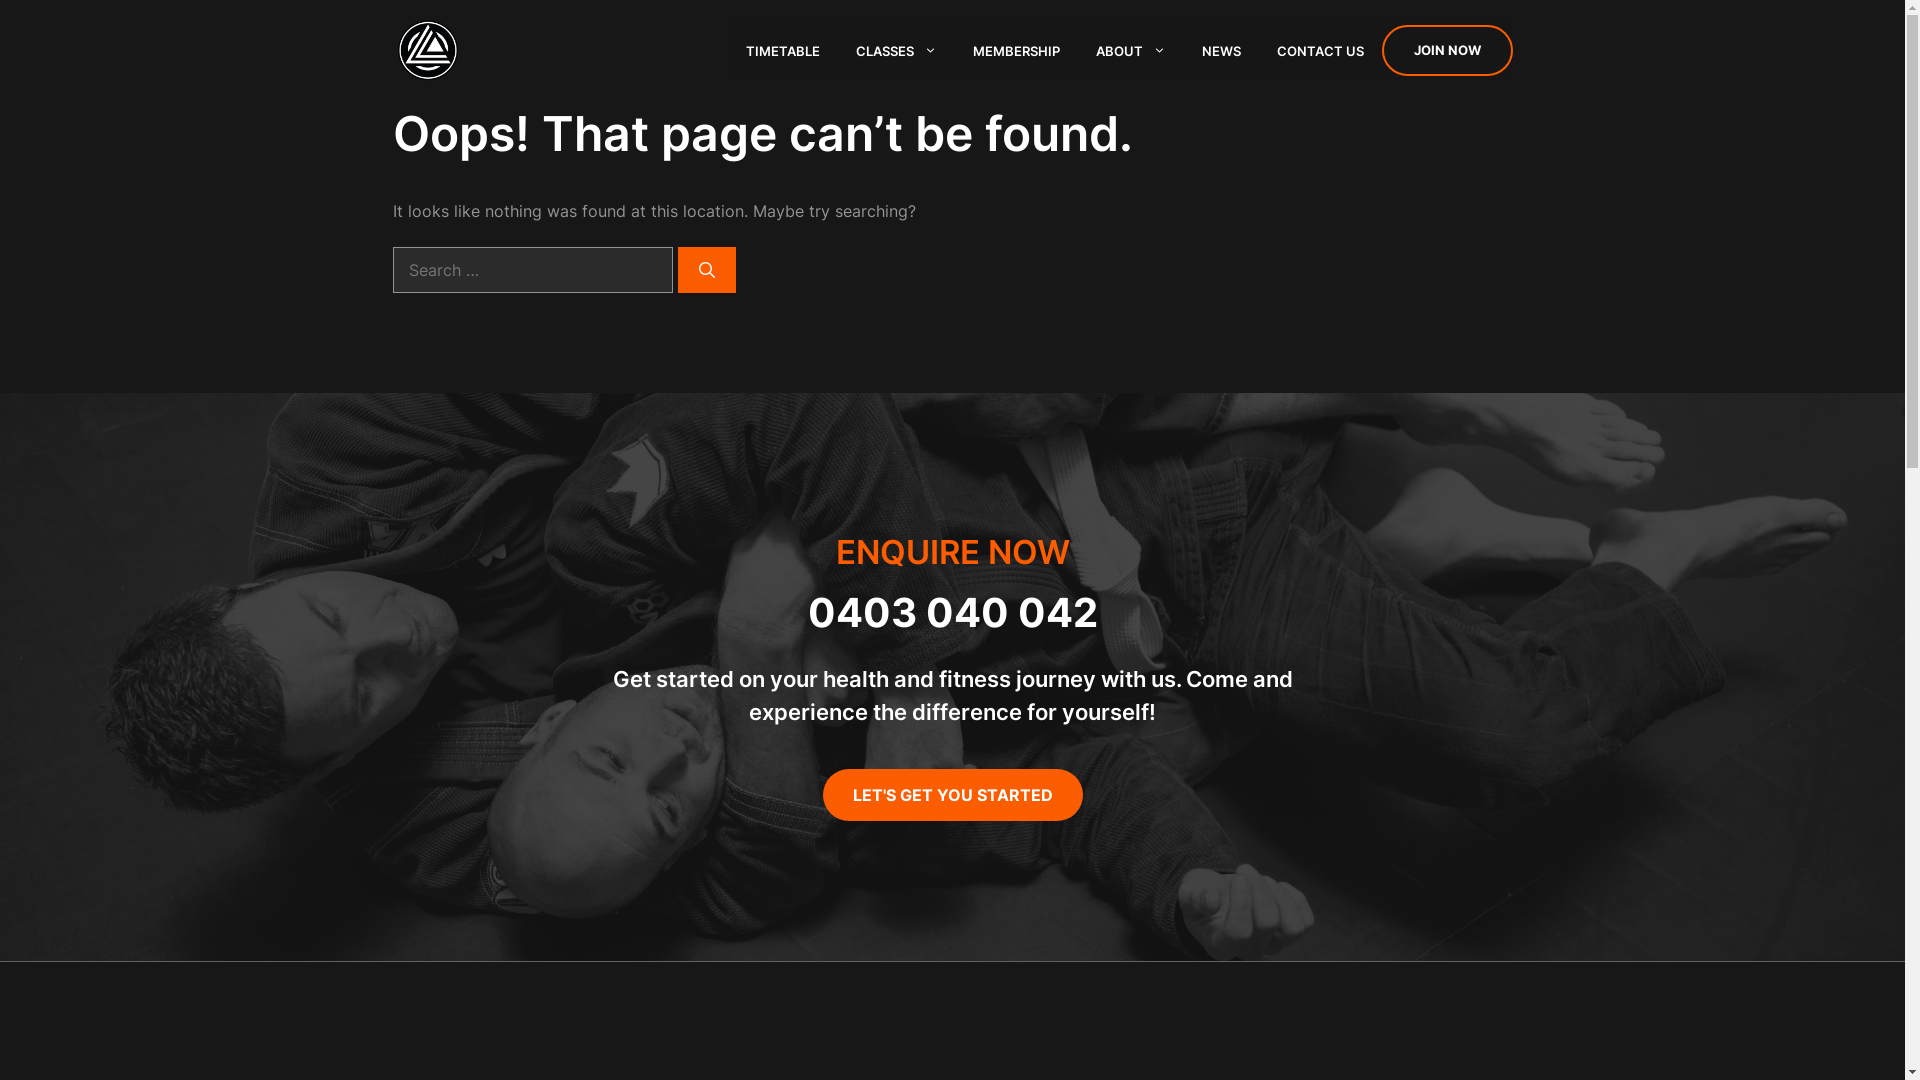  I want to click on 'CONTACT US', so click(1319, 49).